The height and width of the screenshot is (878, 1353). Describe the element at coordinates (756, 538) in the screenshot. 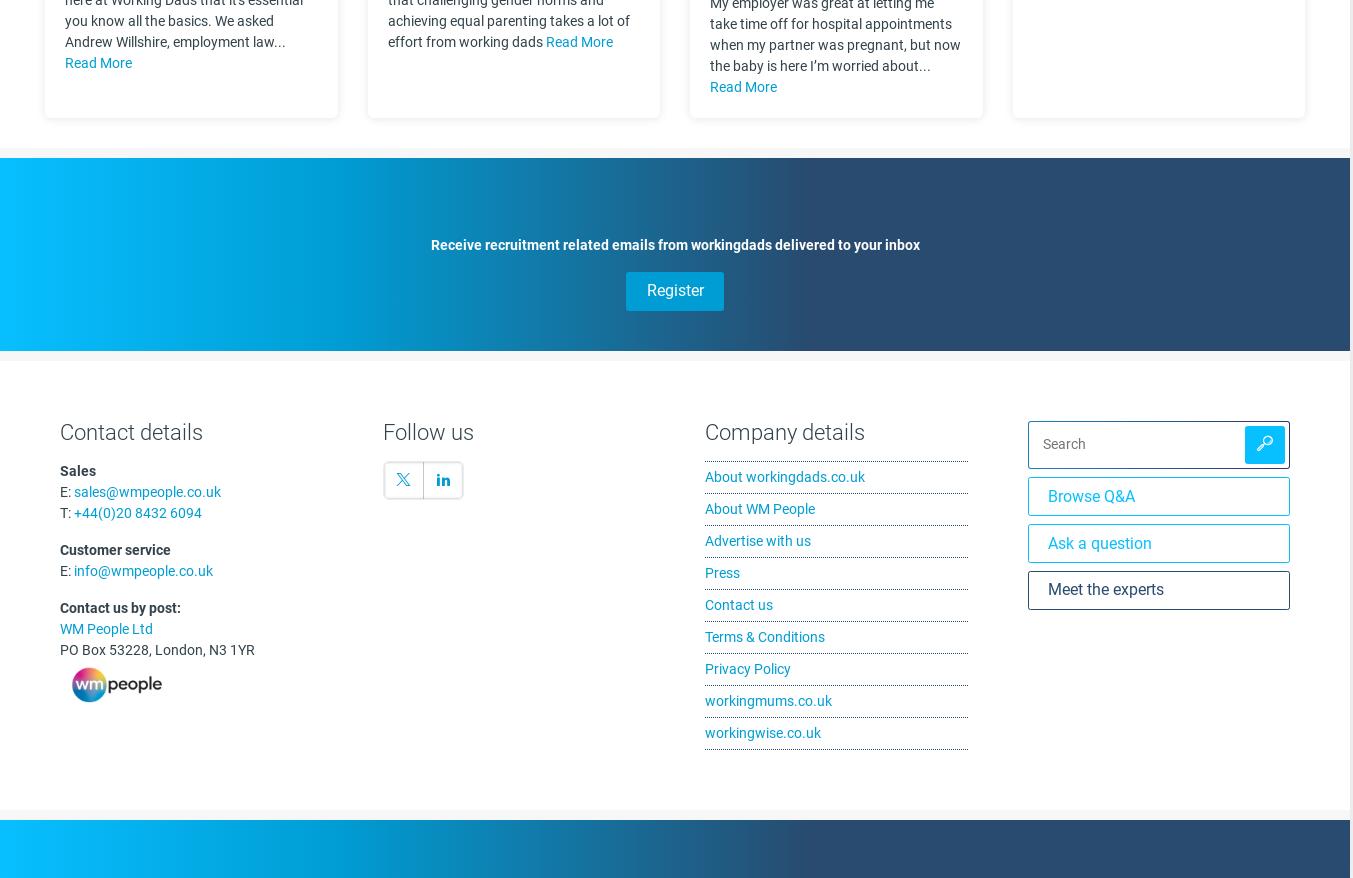

I see `'Advertise with us'` at that location.